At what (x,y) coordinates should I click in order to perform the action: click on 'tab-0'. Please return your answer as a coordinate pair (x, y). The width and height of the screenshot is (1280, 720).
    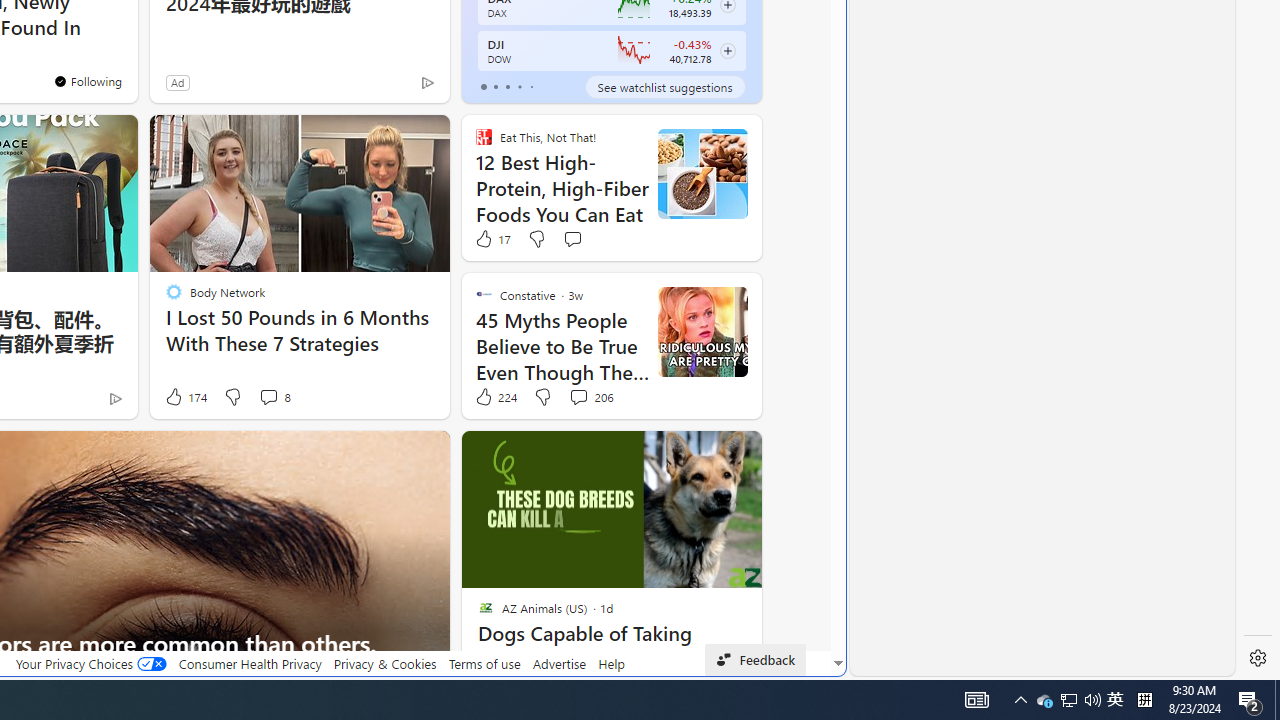
    Looking at the image, I should click on (483, 86).